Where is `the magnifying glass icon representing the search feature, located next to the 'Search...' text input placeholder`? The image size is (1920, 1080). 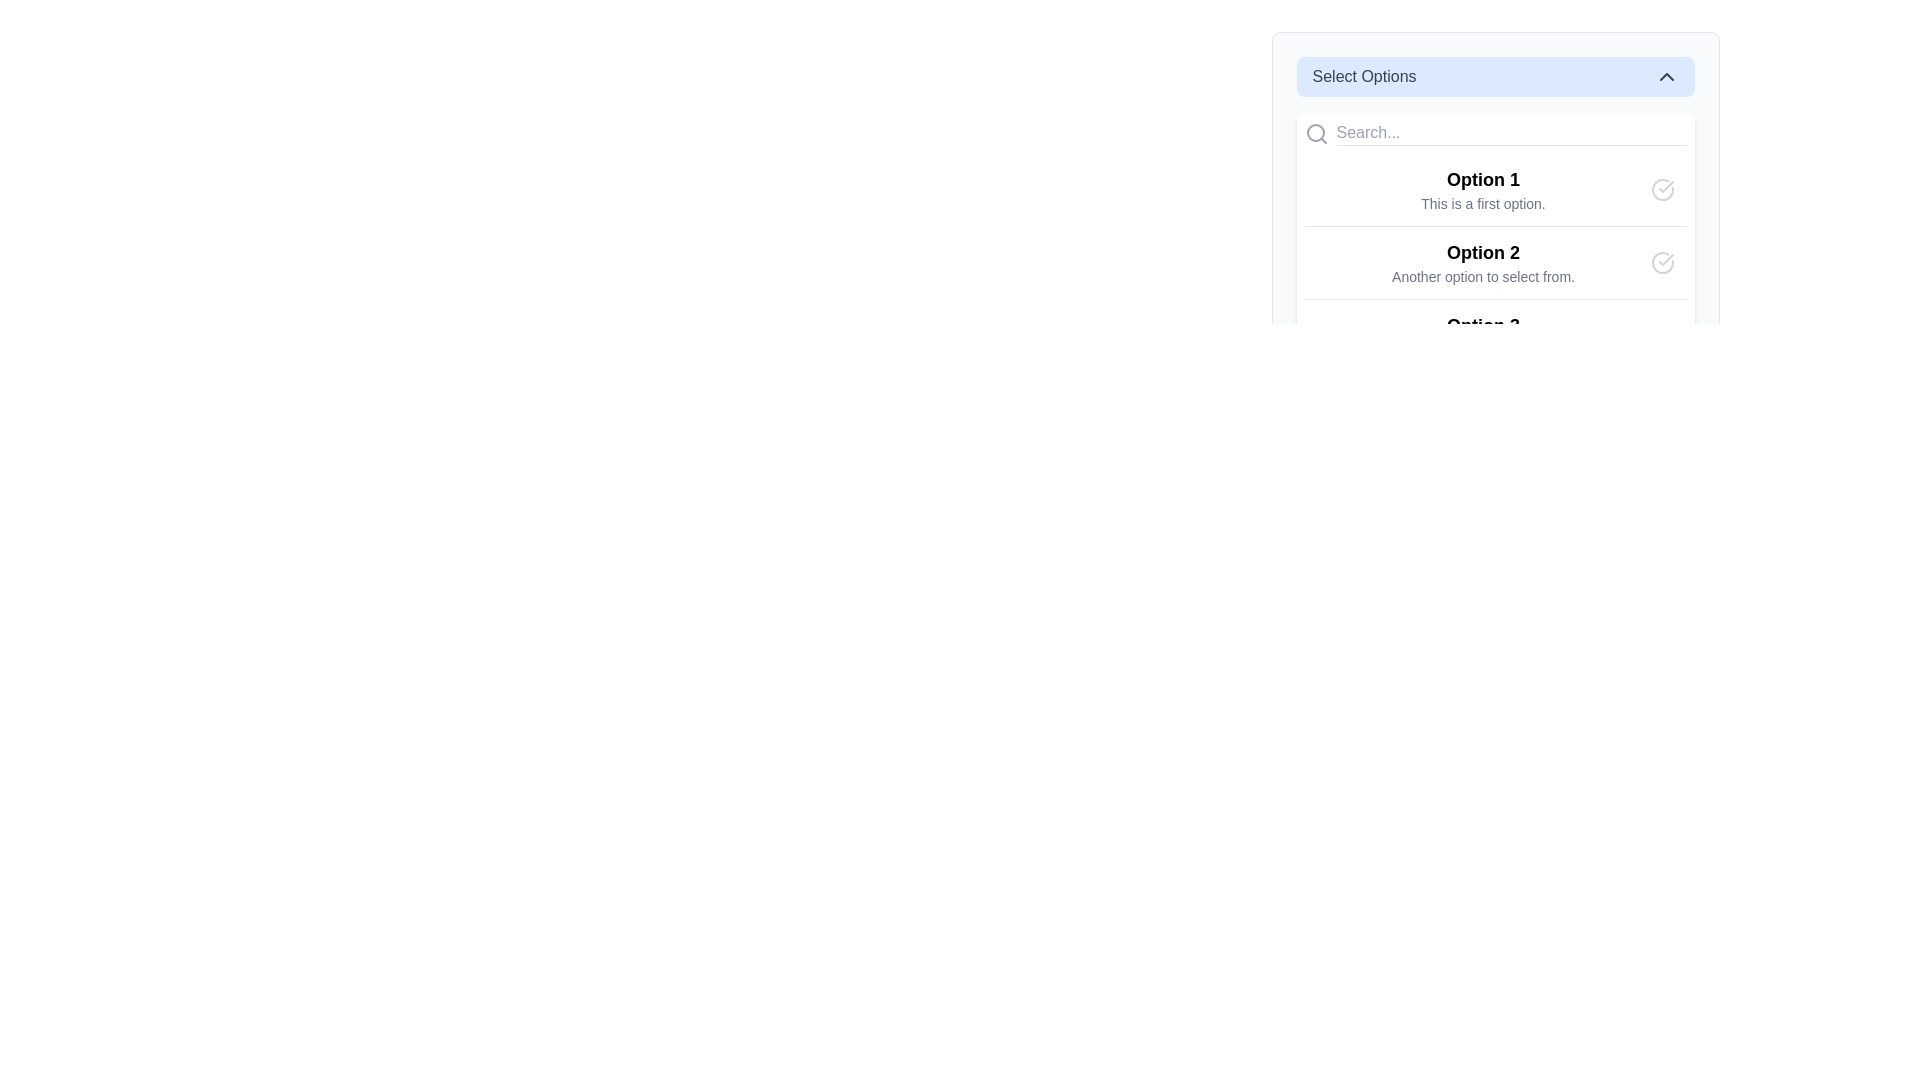 the magnifying glass icon representing the search feature, located next to the 'Search...' text input placeholder is located at coordinates (1316, 133).